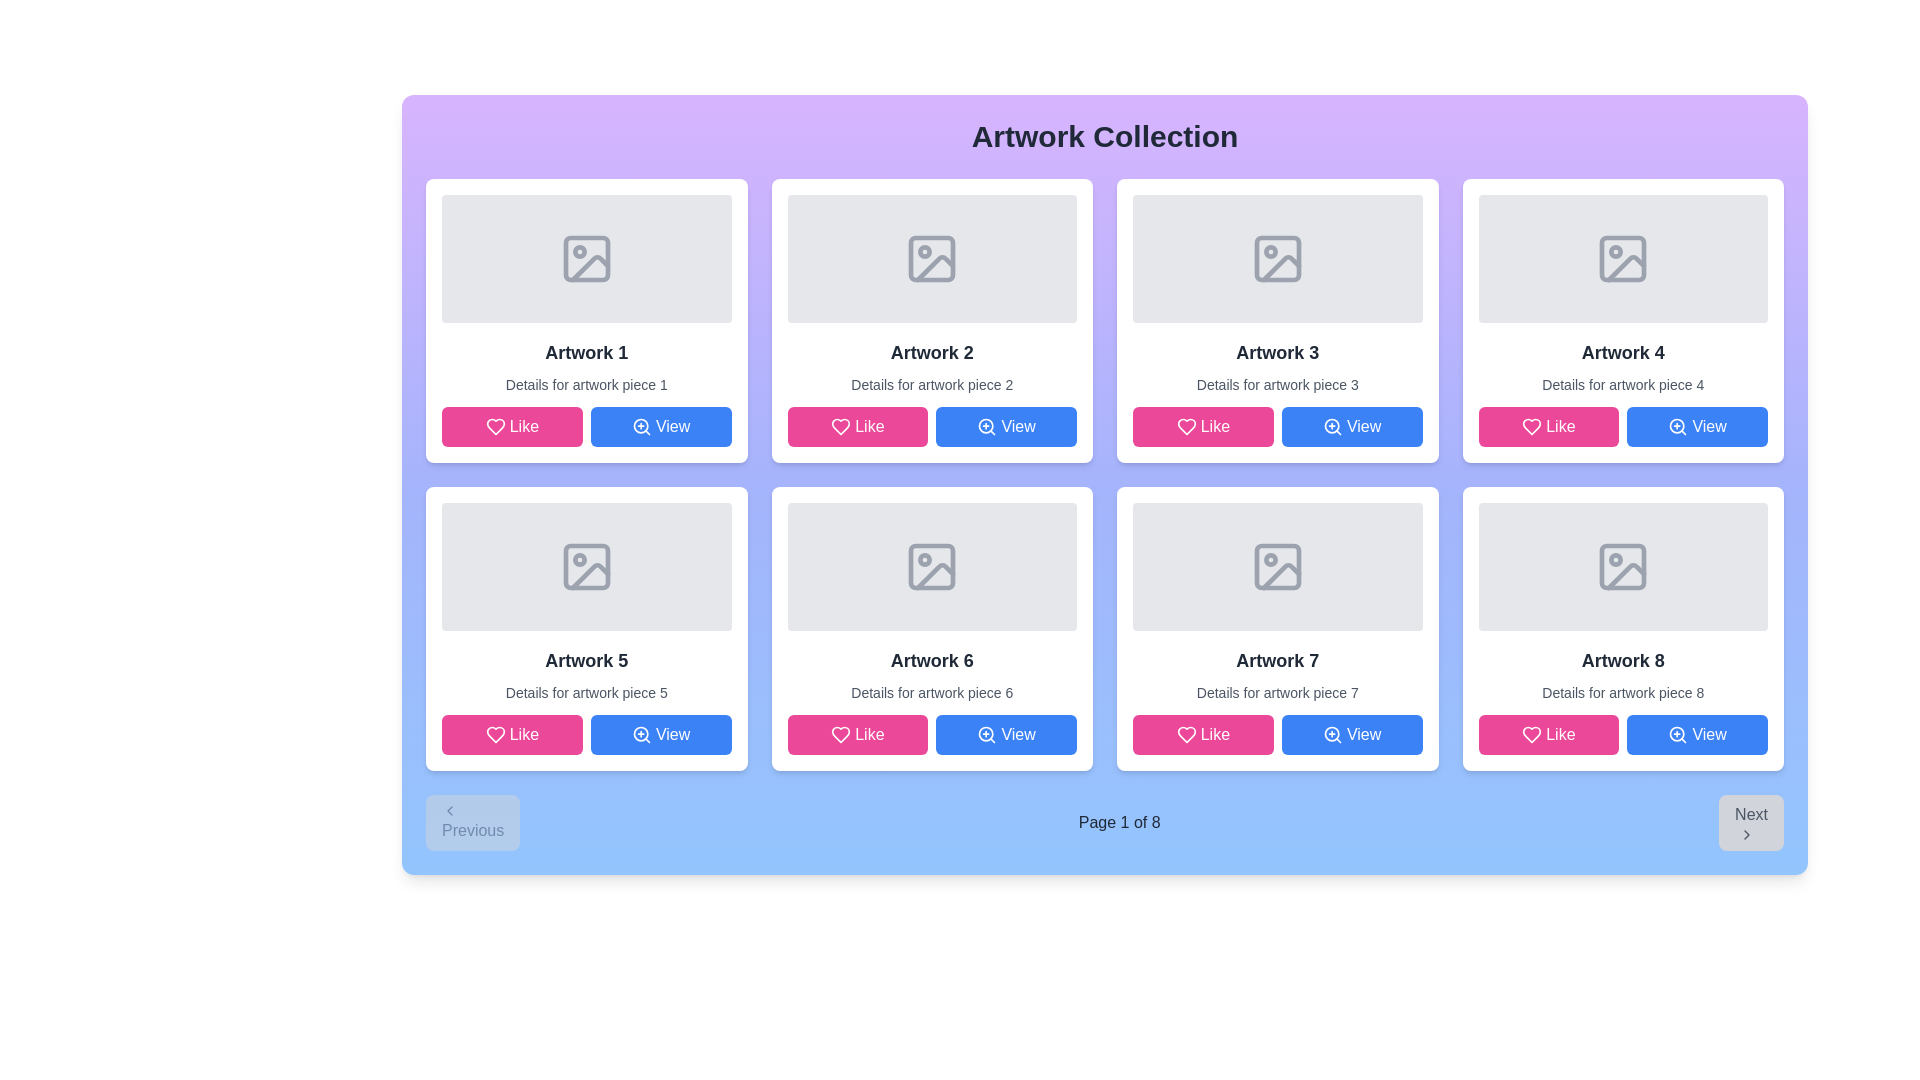 This screenshot has width=1920, height=1080. Describe the element at coordinates (1186, 735) in the screenshot. I see `the 'Like' icon in the 'Artwork 7' card, which is located in the bottom row, third from the left, to the left of the blue 'View' button` at that location.